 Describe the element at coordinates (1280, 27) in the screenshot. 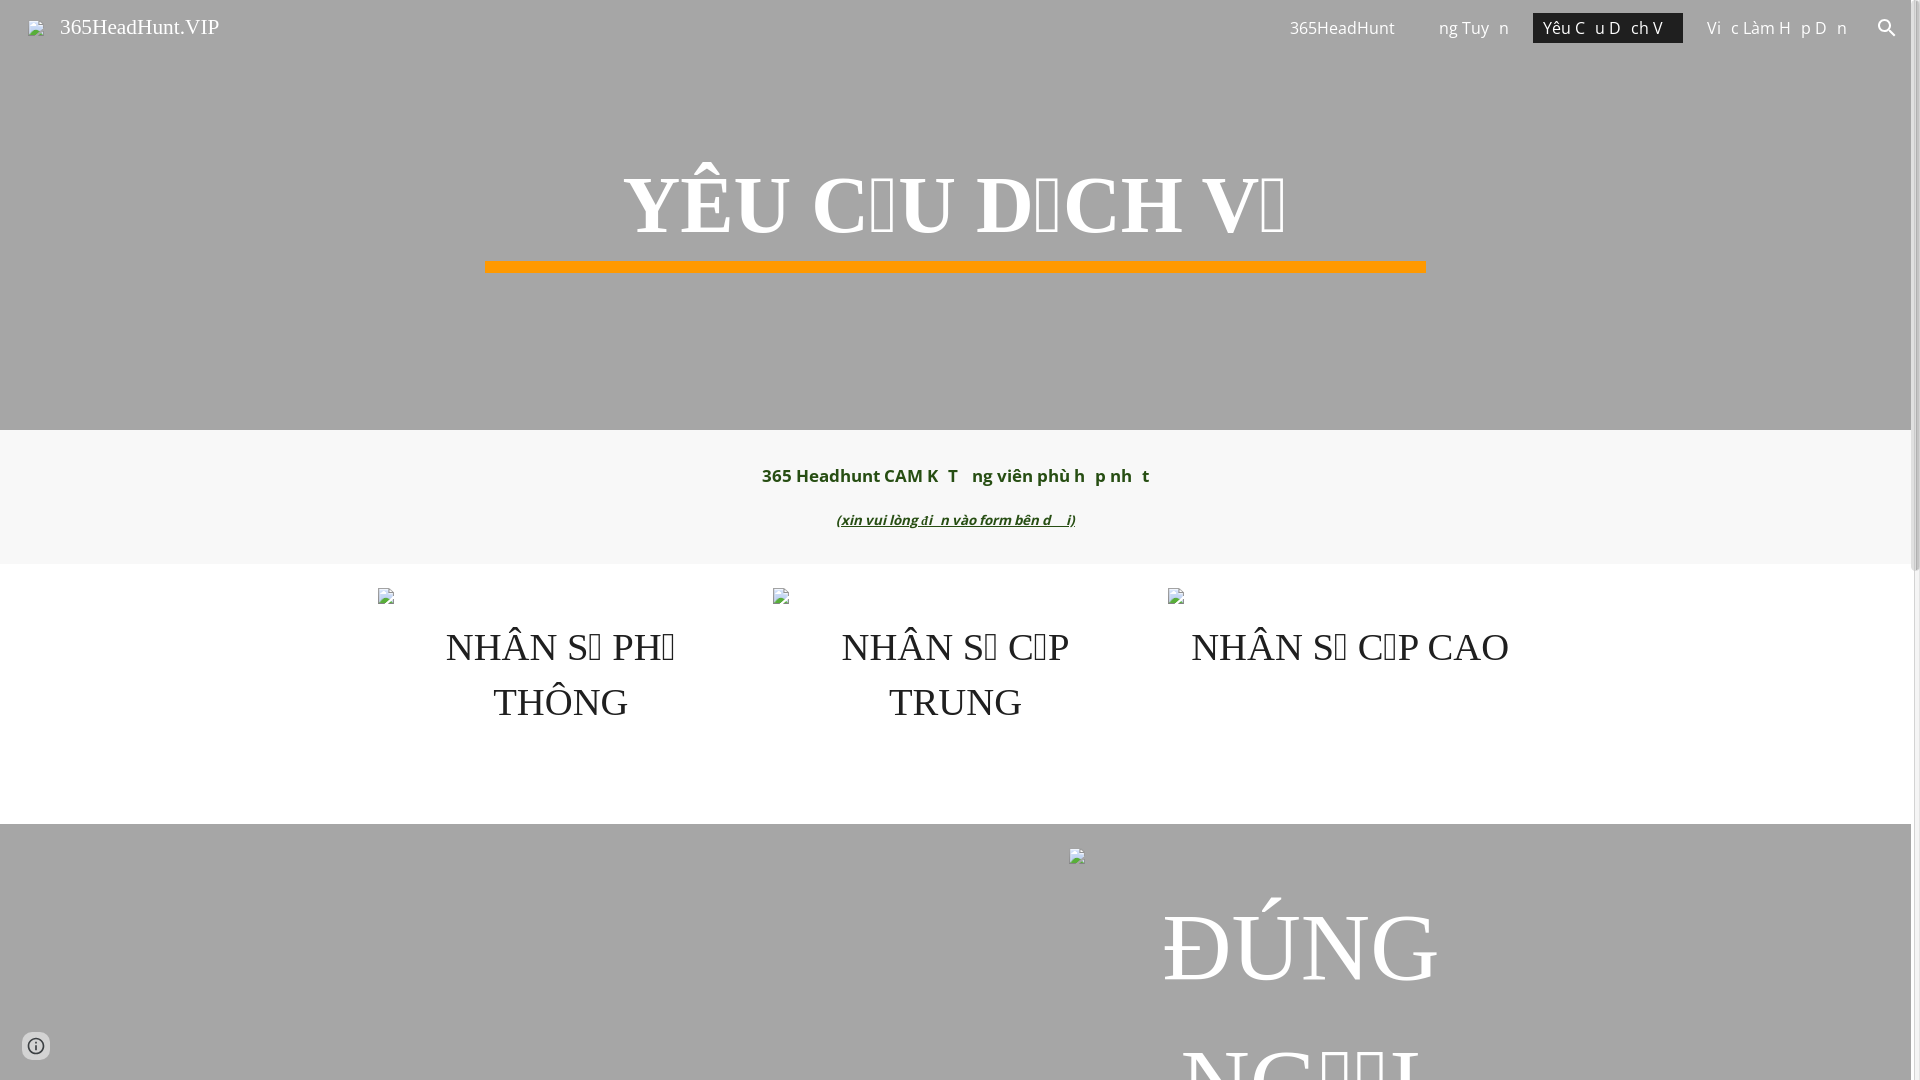

I see `'365HeadHunt'` at that location.